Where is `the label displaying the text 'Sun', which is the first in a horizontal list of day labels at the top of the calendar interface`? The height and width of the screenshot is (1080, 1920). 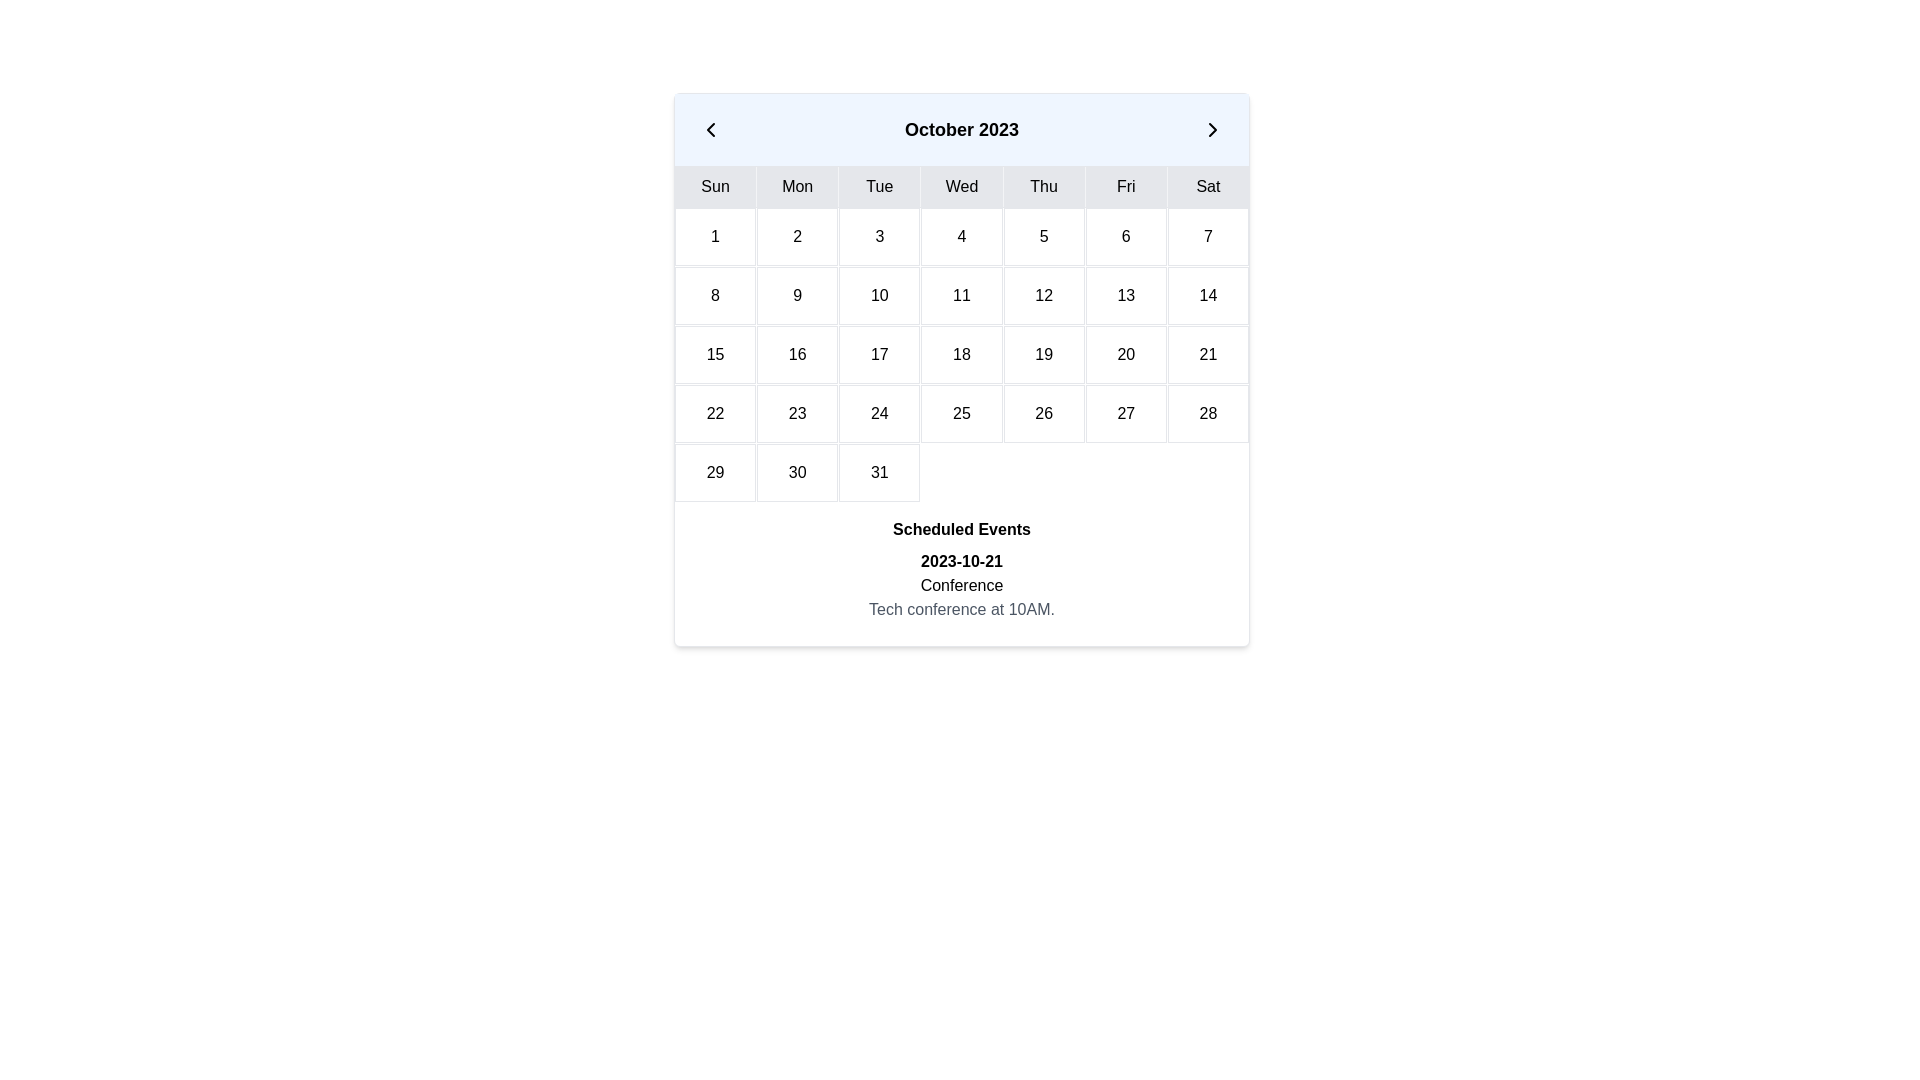 the label displaying the text 'Sun', which is the first in a horizontal list of day labels at the top of the calendar interface is located at coordinates (715, 186).